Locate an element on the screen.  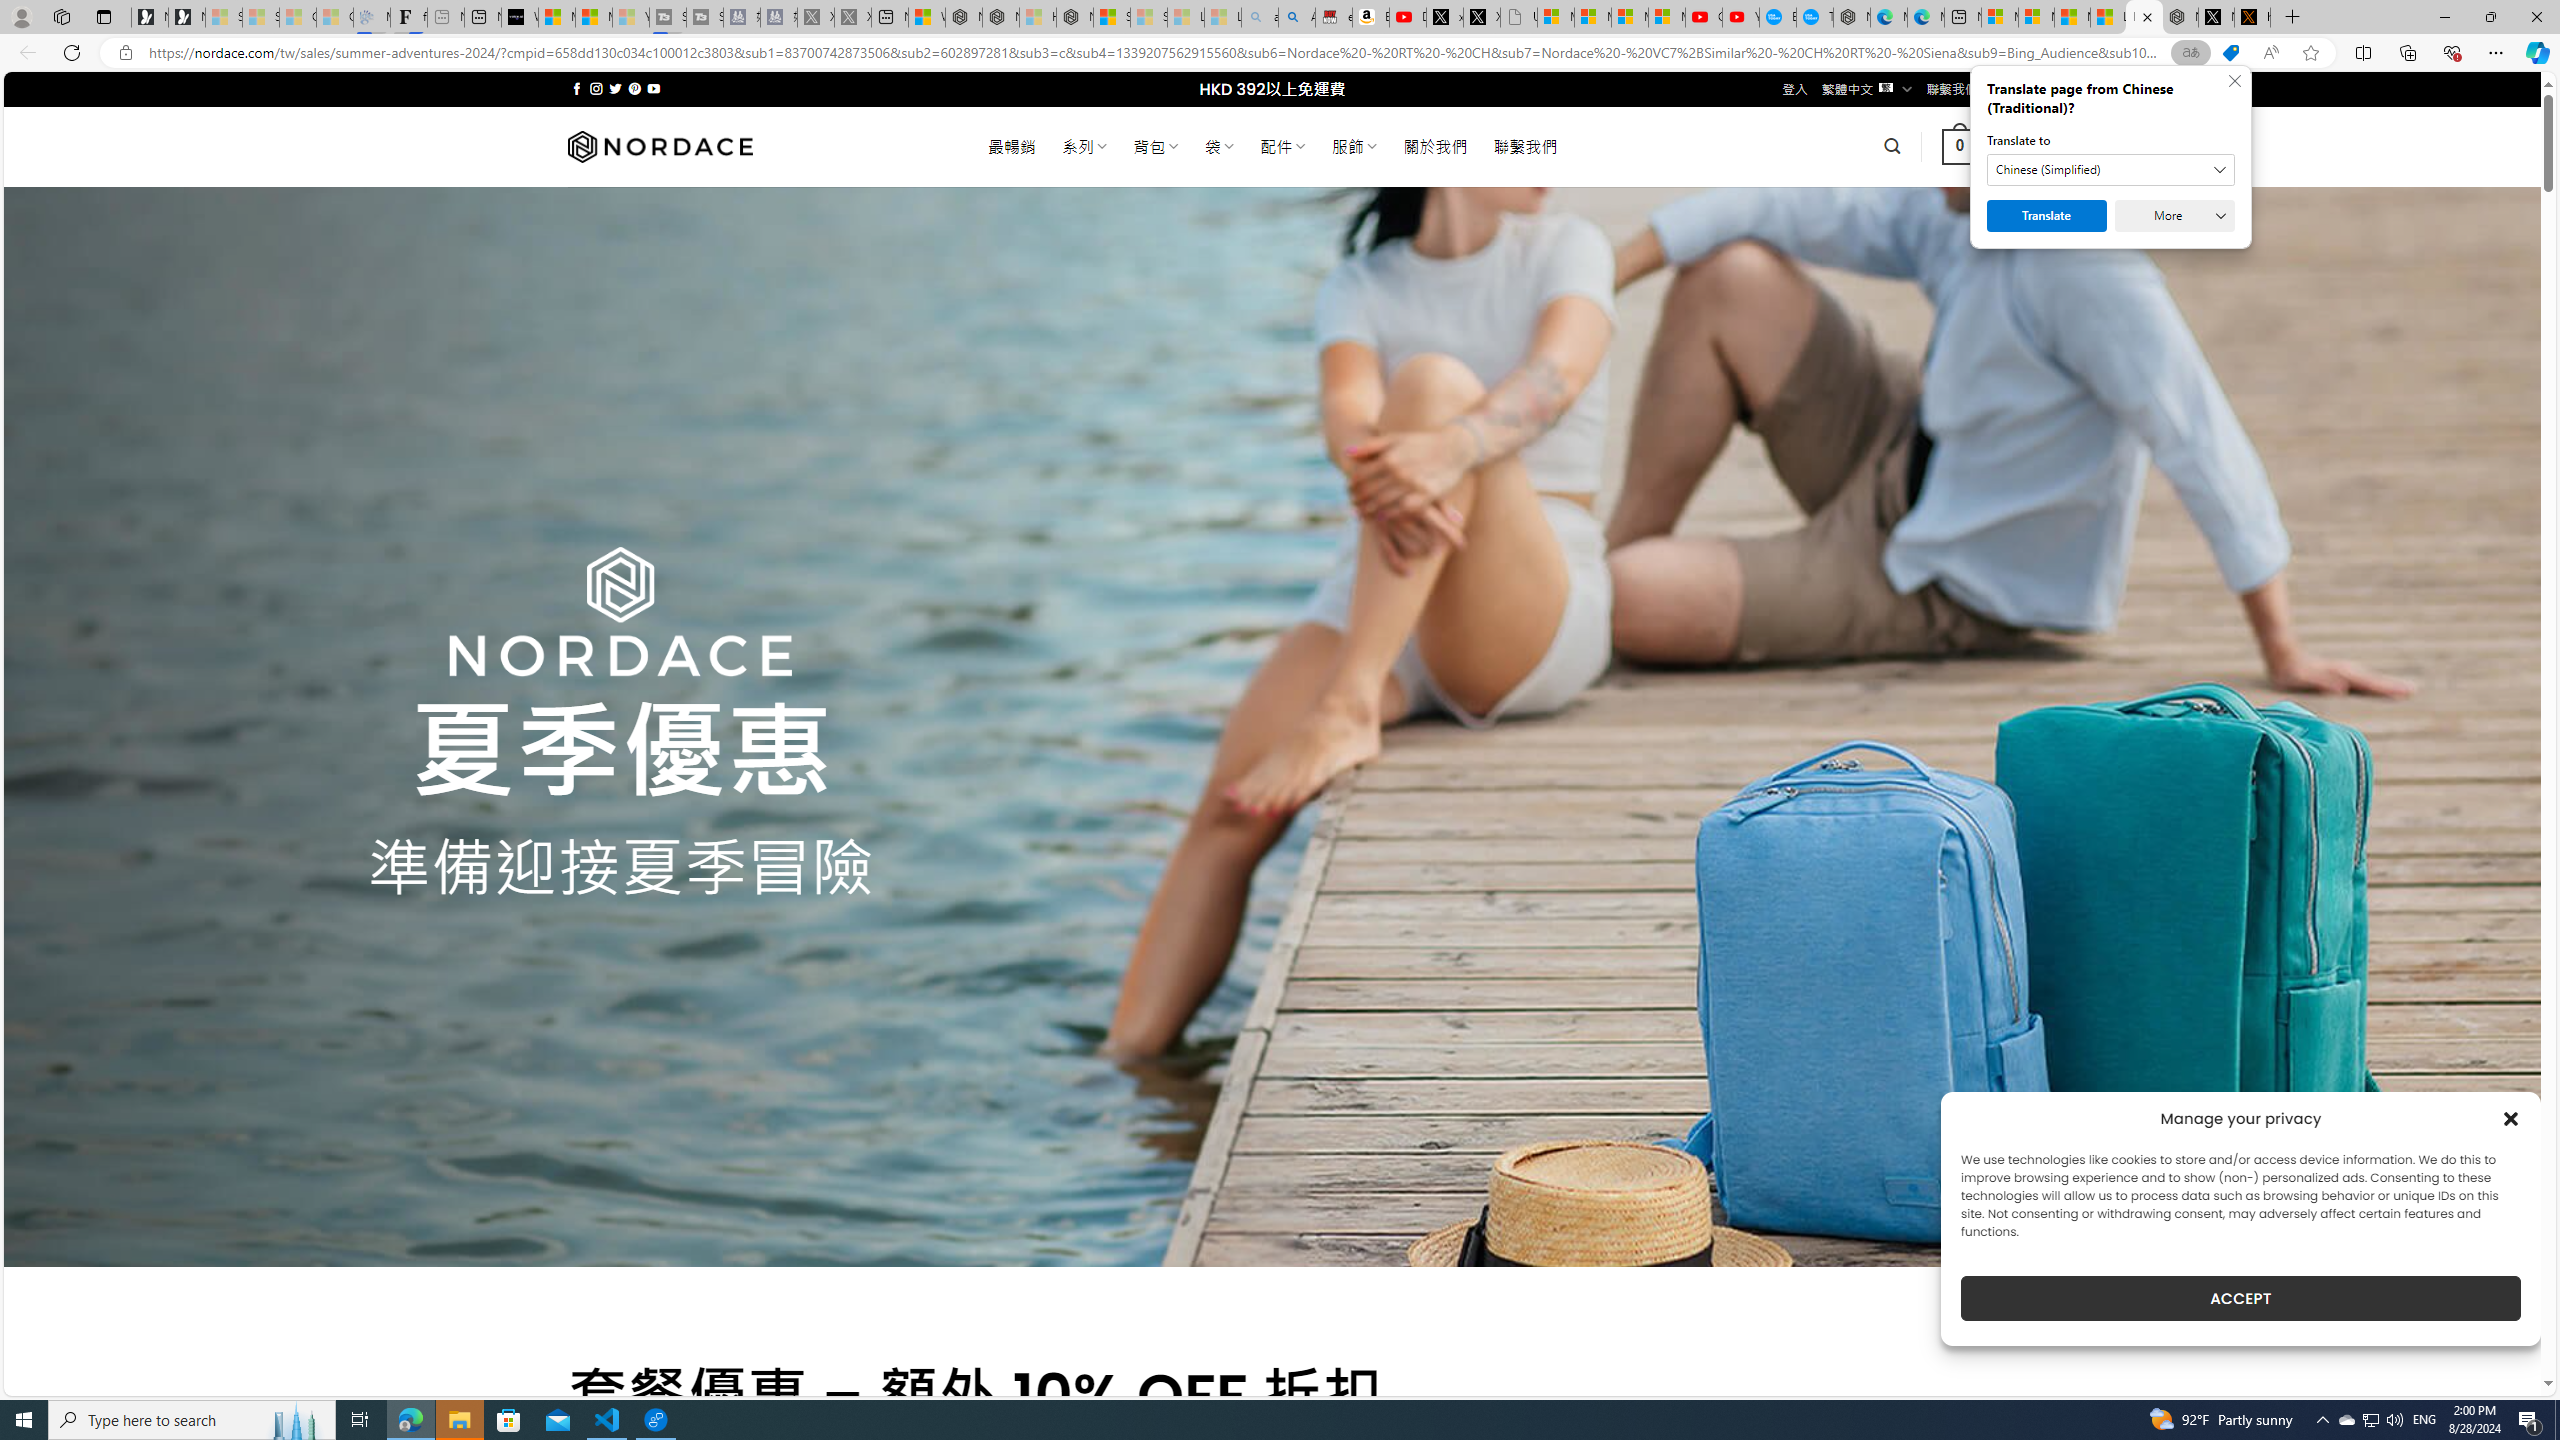
'Newsletter Sign Up' is located at coordinates (186, 16).